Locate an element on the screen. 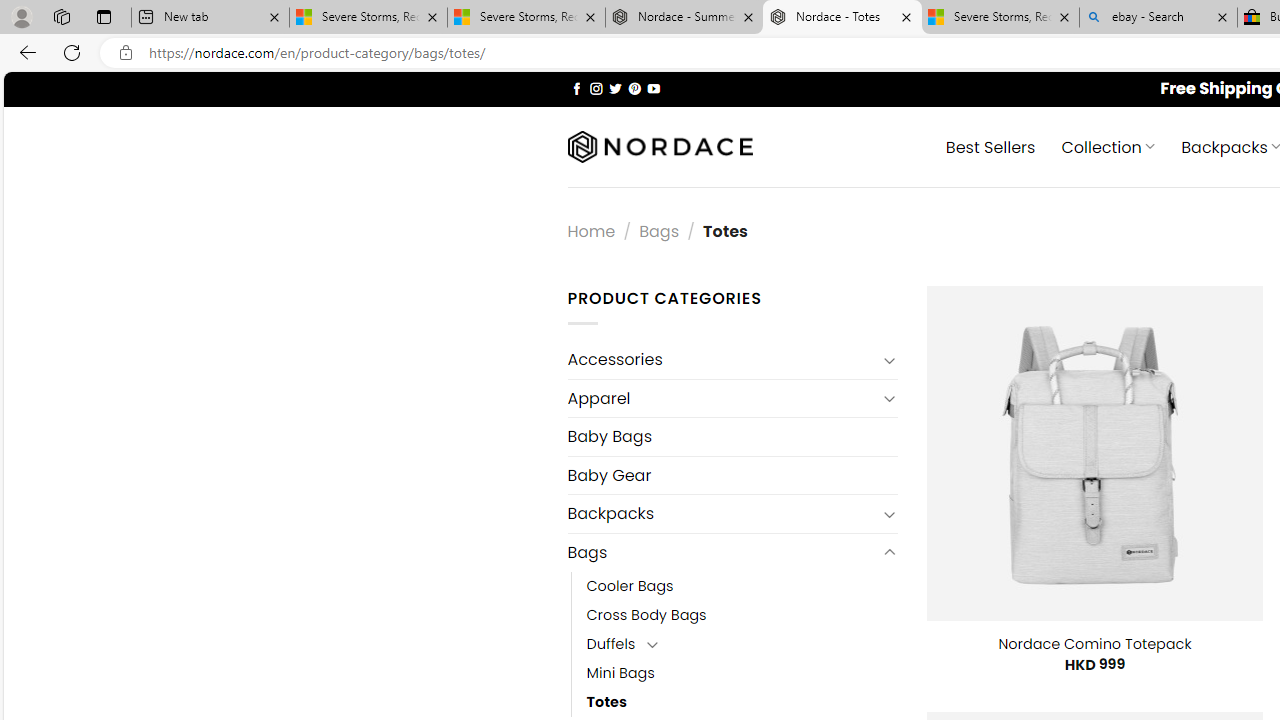 Image resolution: width=1280 pixels, height=720 pixels. 'Duffels' is located at coordinates (610, 644).